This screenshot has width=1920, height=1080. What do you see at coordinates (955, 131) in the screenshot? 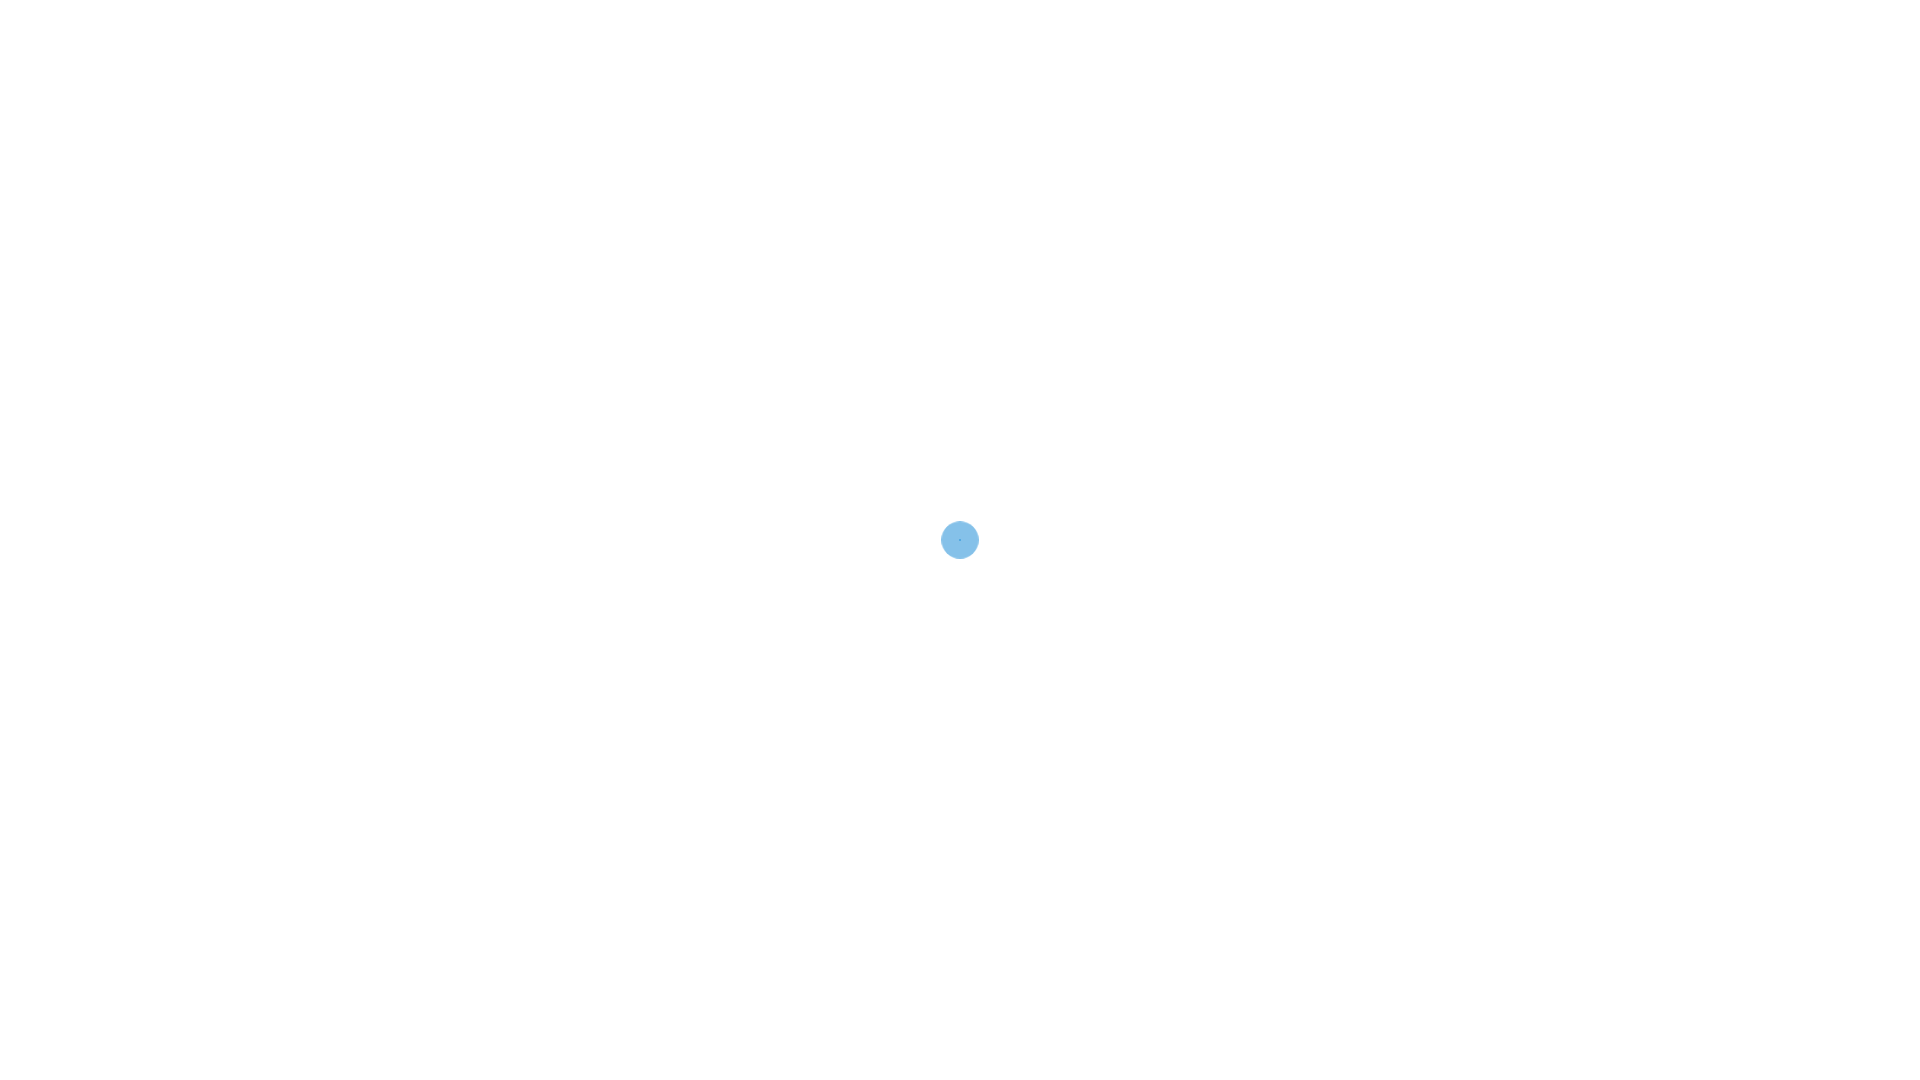
I see `'NEWS'` at bounding box center [955, 131].